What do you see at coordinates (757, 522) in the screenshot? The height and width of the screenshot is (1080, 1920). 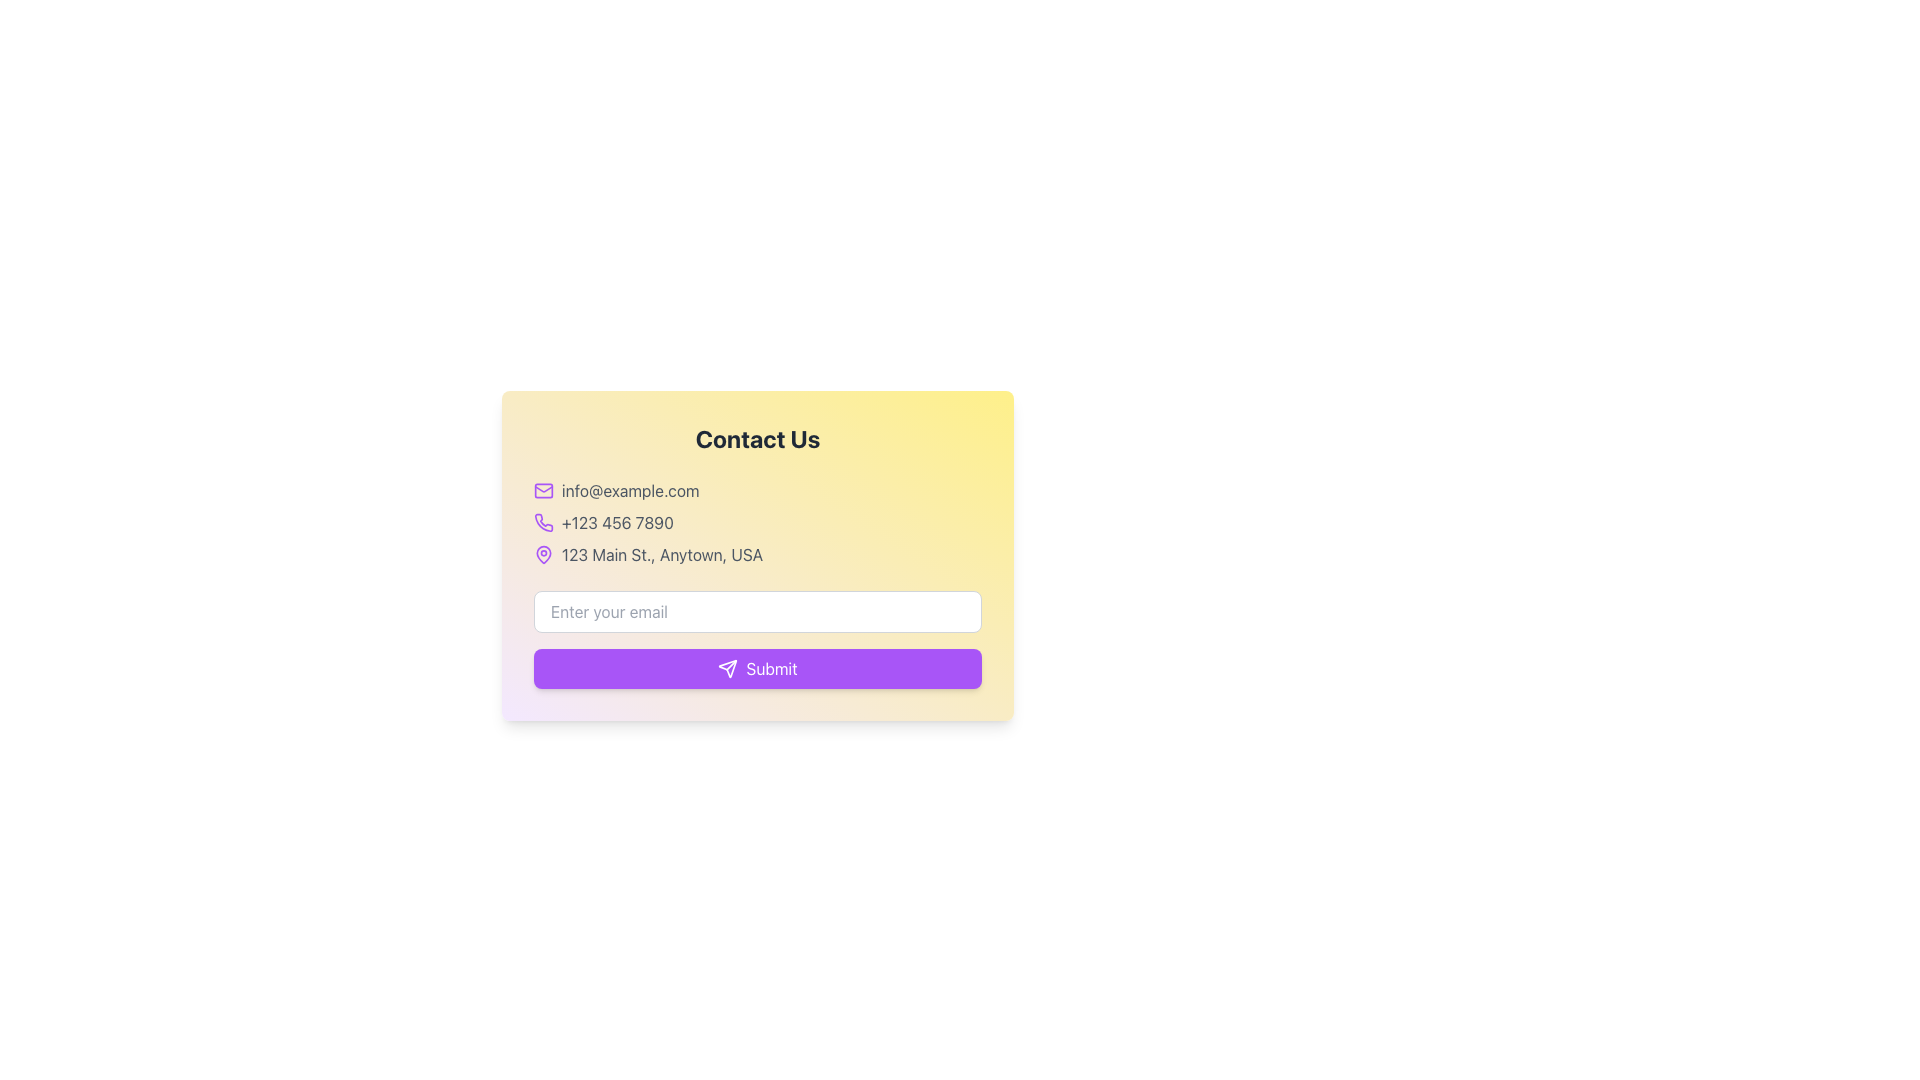 I see `the Information group that provides contact information, located below the 'Contact Us' title and above the email input field` at bounding box center [757, 522].